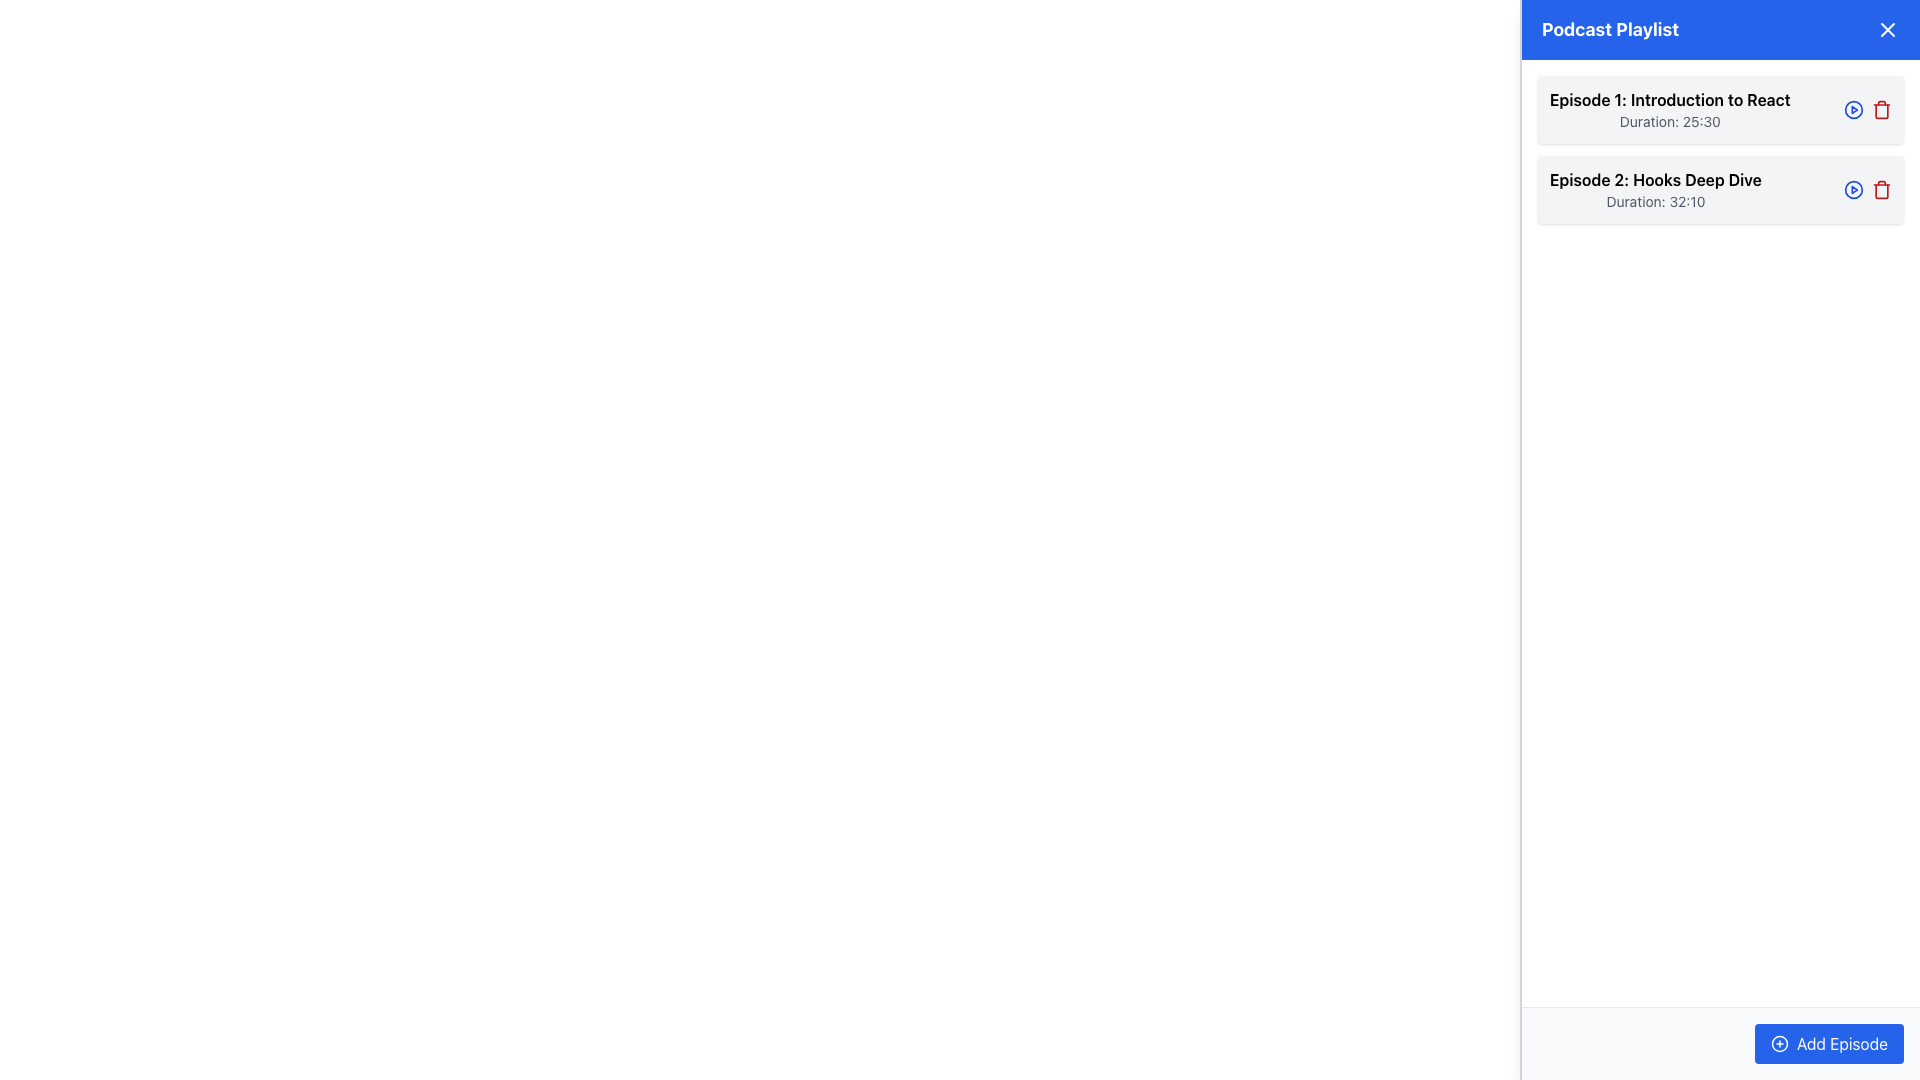 The image size is (1920, 1080). What do you see at coordinates (1656, 201) in the screenshot?
I see `the text label indicating the duration of the second episode in the playlist, which is located under 'Episode 2: Hooks Deep Dive'` at bounding box center [1656, 201].